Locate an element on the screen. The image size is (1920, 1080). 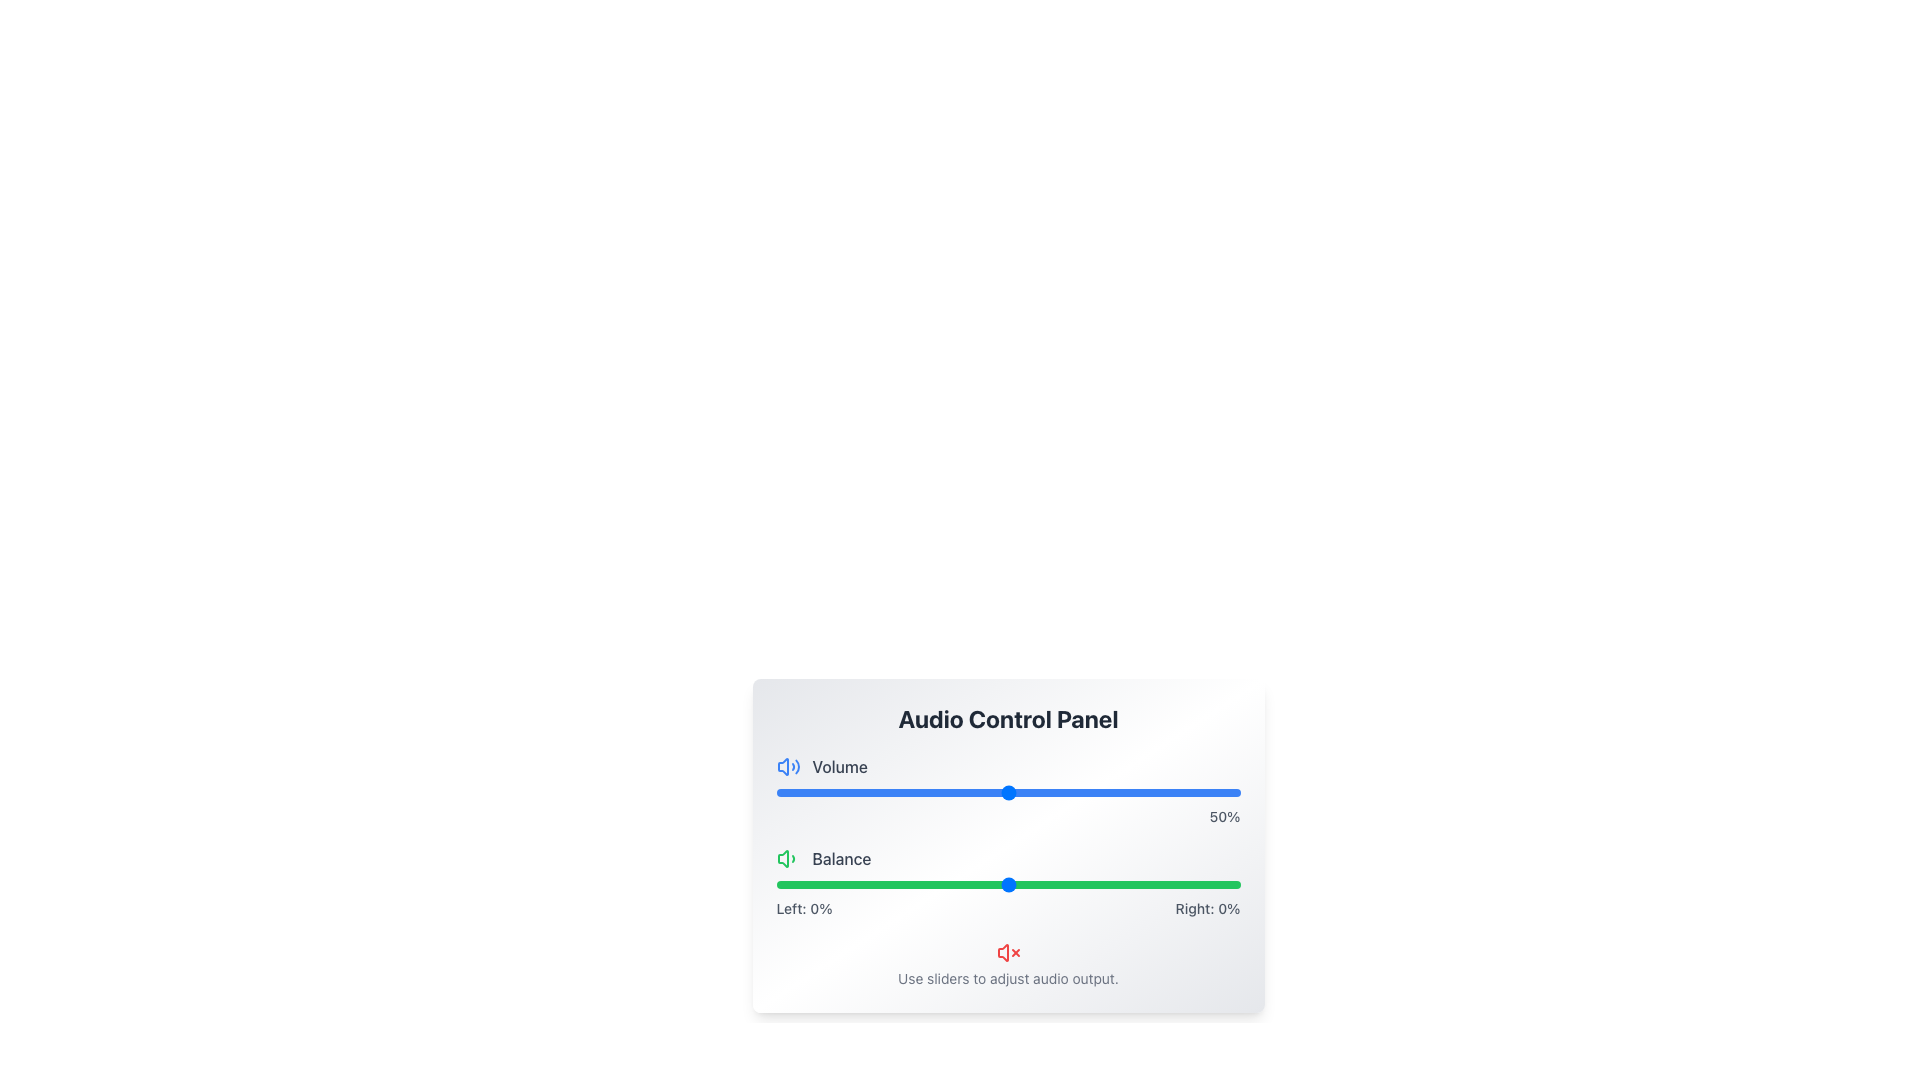
balance is located at coordinates (1100, 883).